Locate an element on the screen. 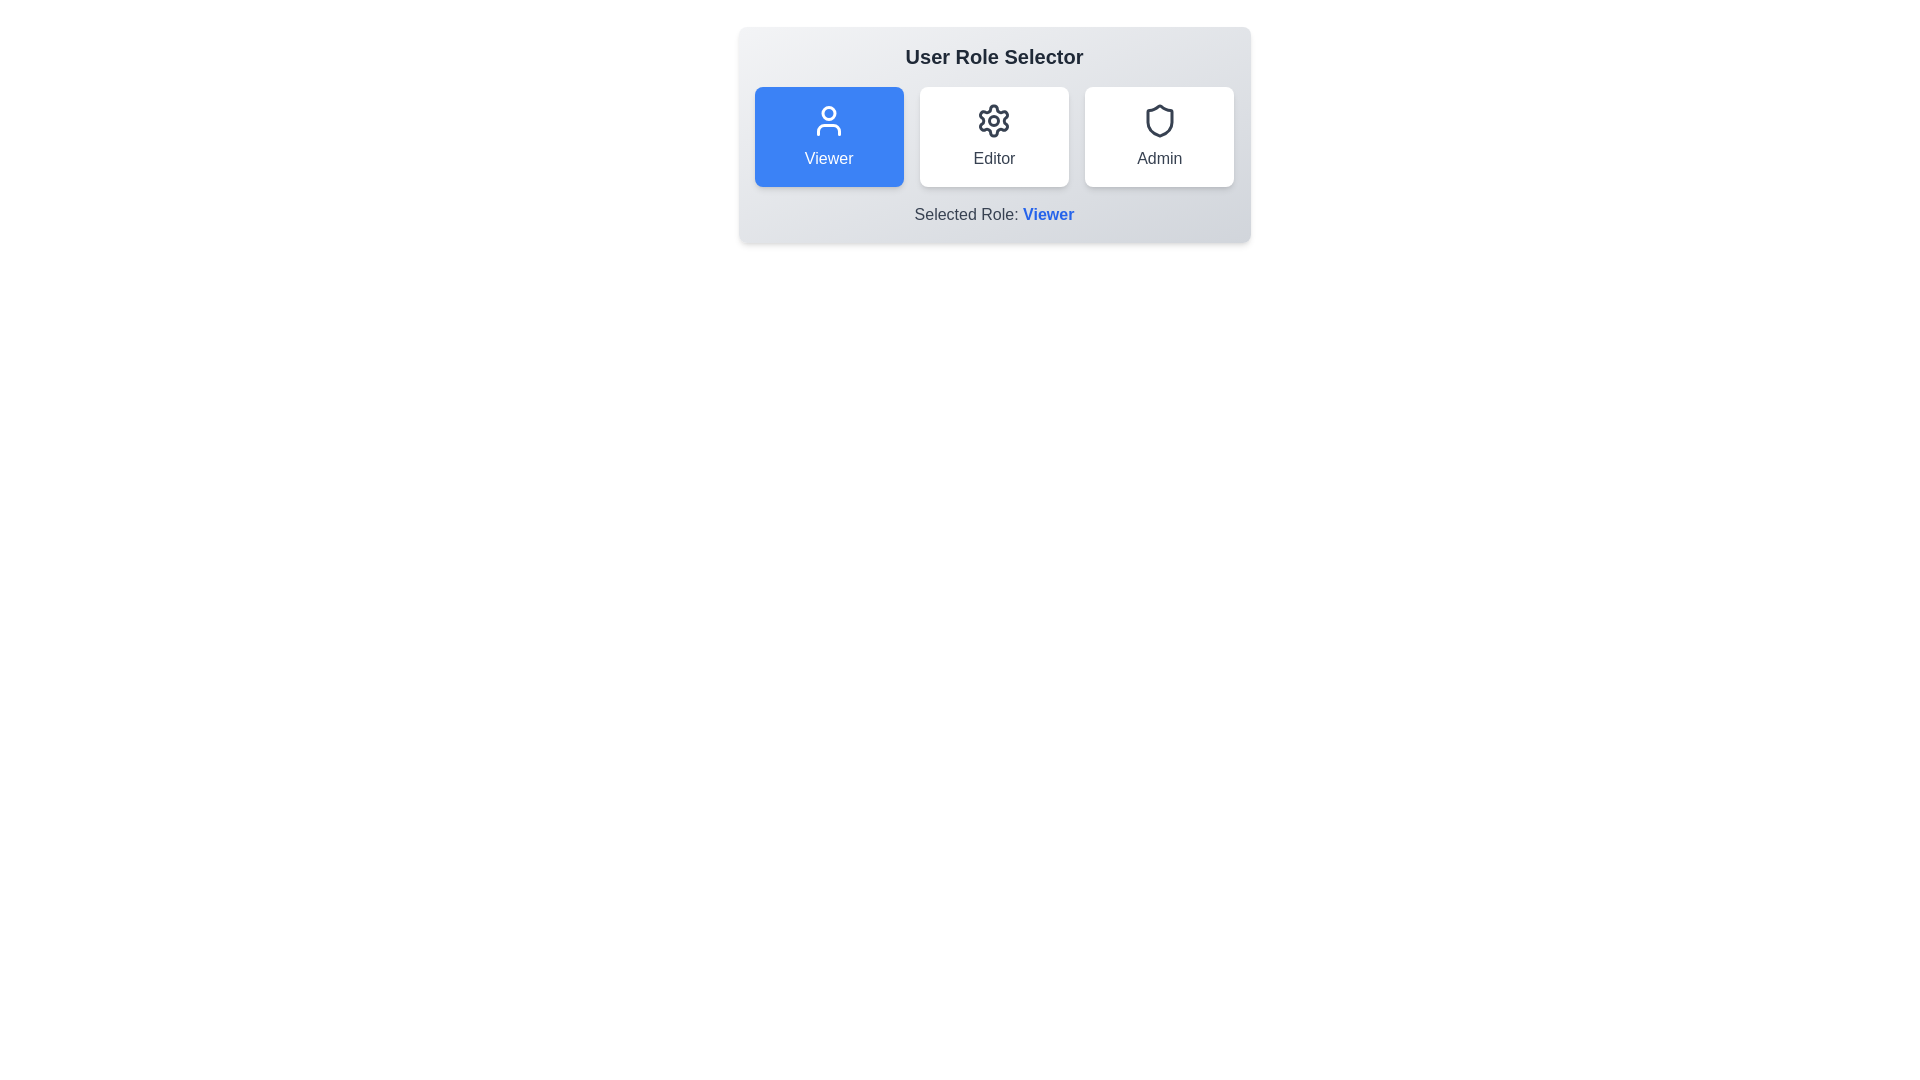  the icon for the Viewer role is located at coordinates (829, 120).